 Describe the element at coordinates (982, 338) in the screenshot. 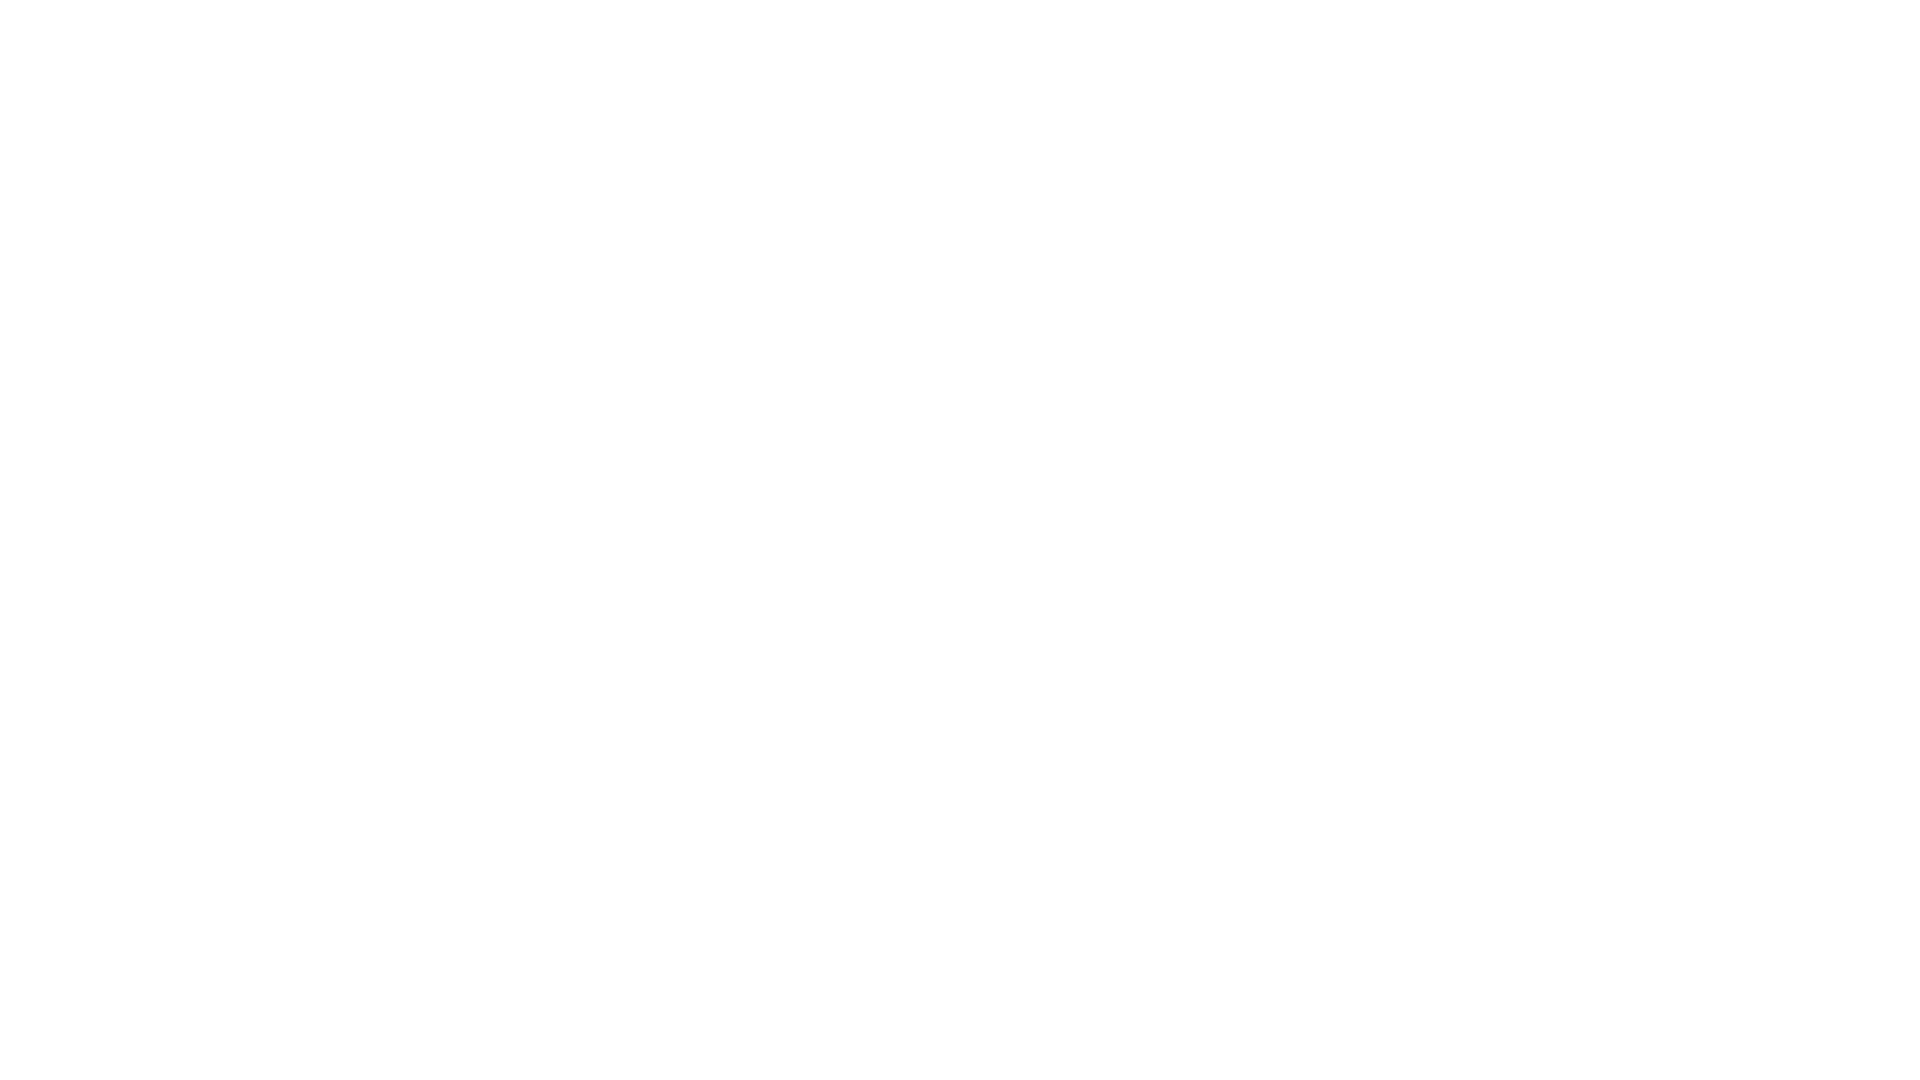

I see `Preregistration: No` at that location.